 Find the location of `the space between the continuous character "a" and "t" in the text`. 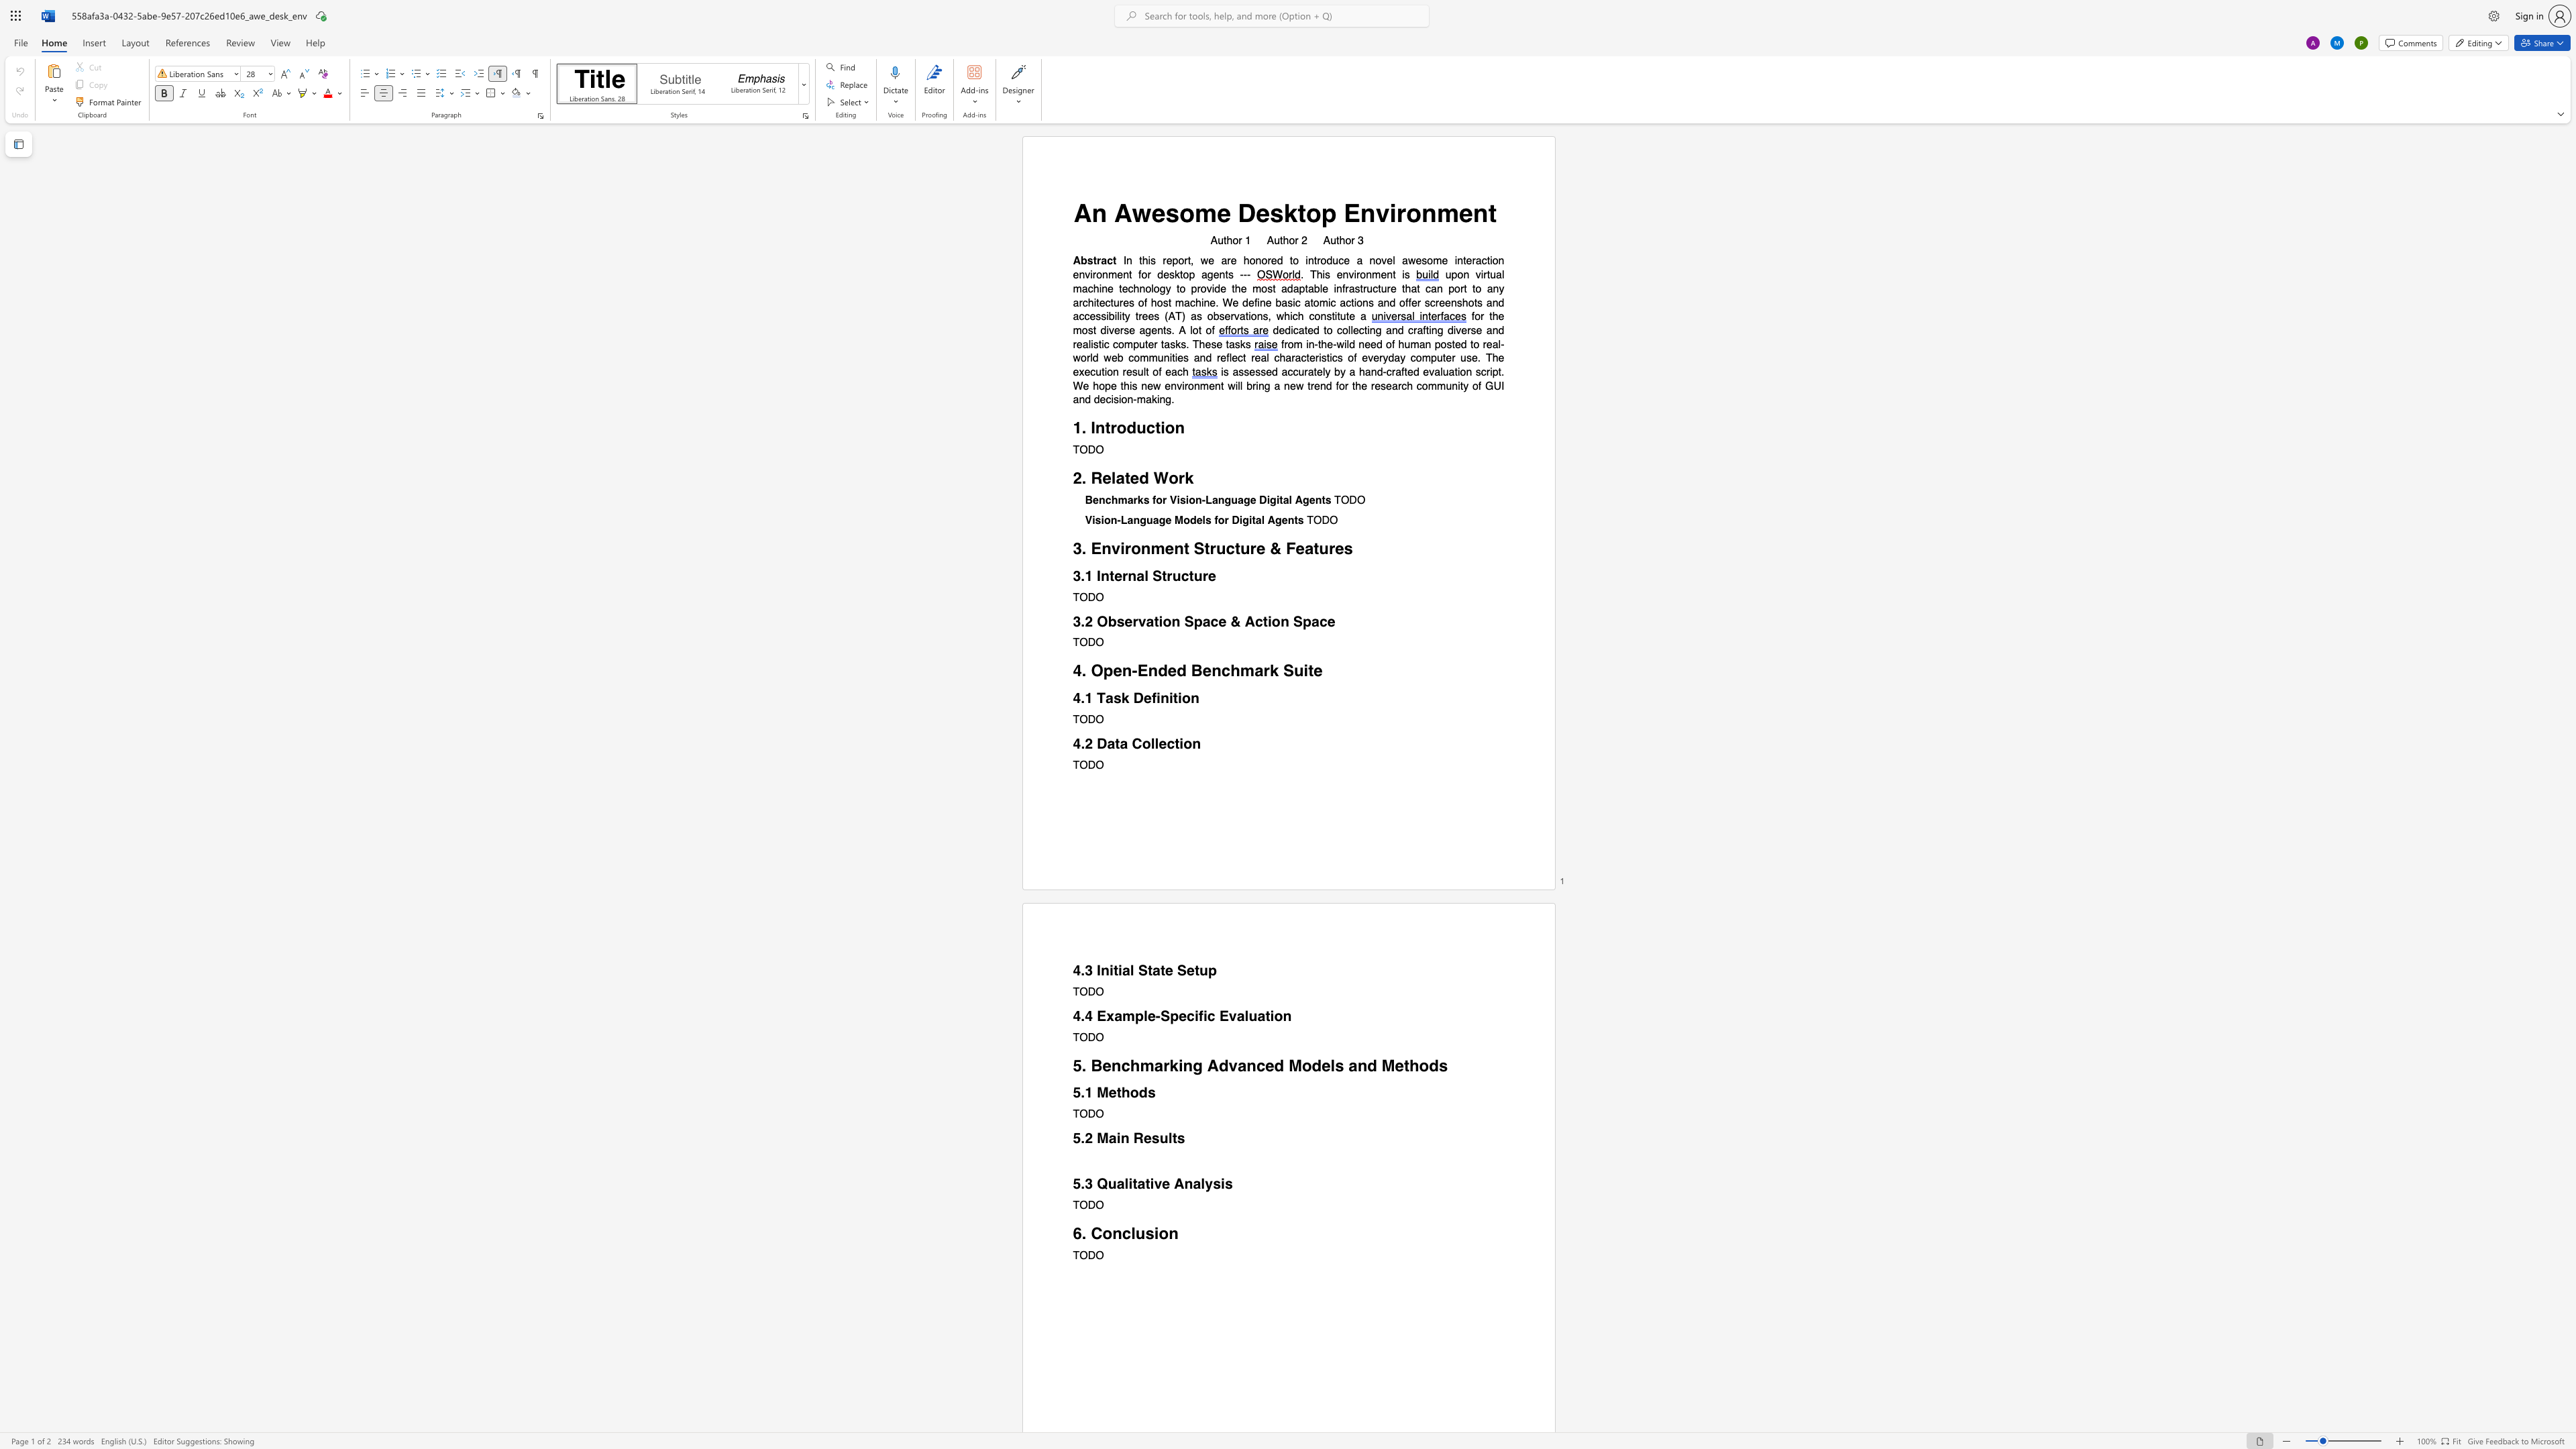

the space between the continuous character "a" and "t" in the text is located at coordinates (1303, 329).